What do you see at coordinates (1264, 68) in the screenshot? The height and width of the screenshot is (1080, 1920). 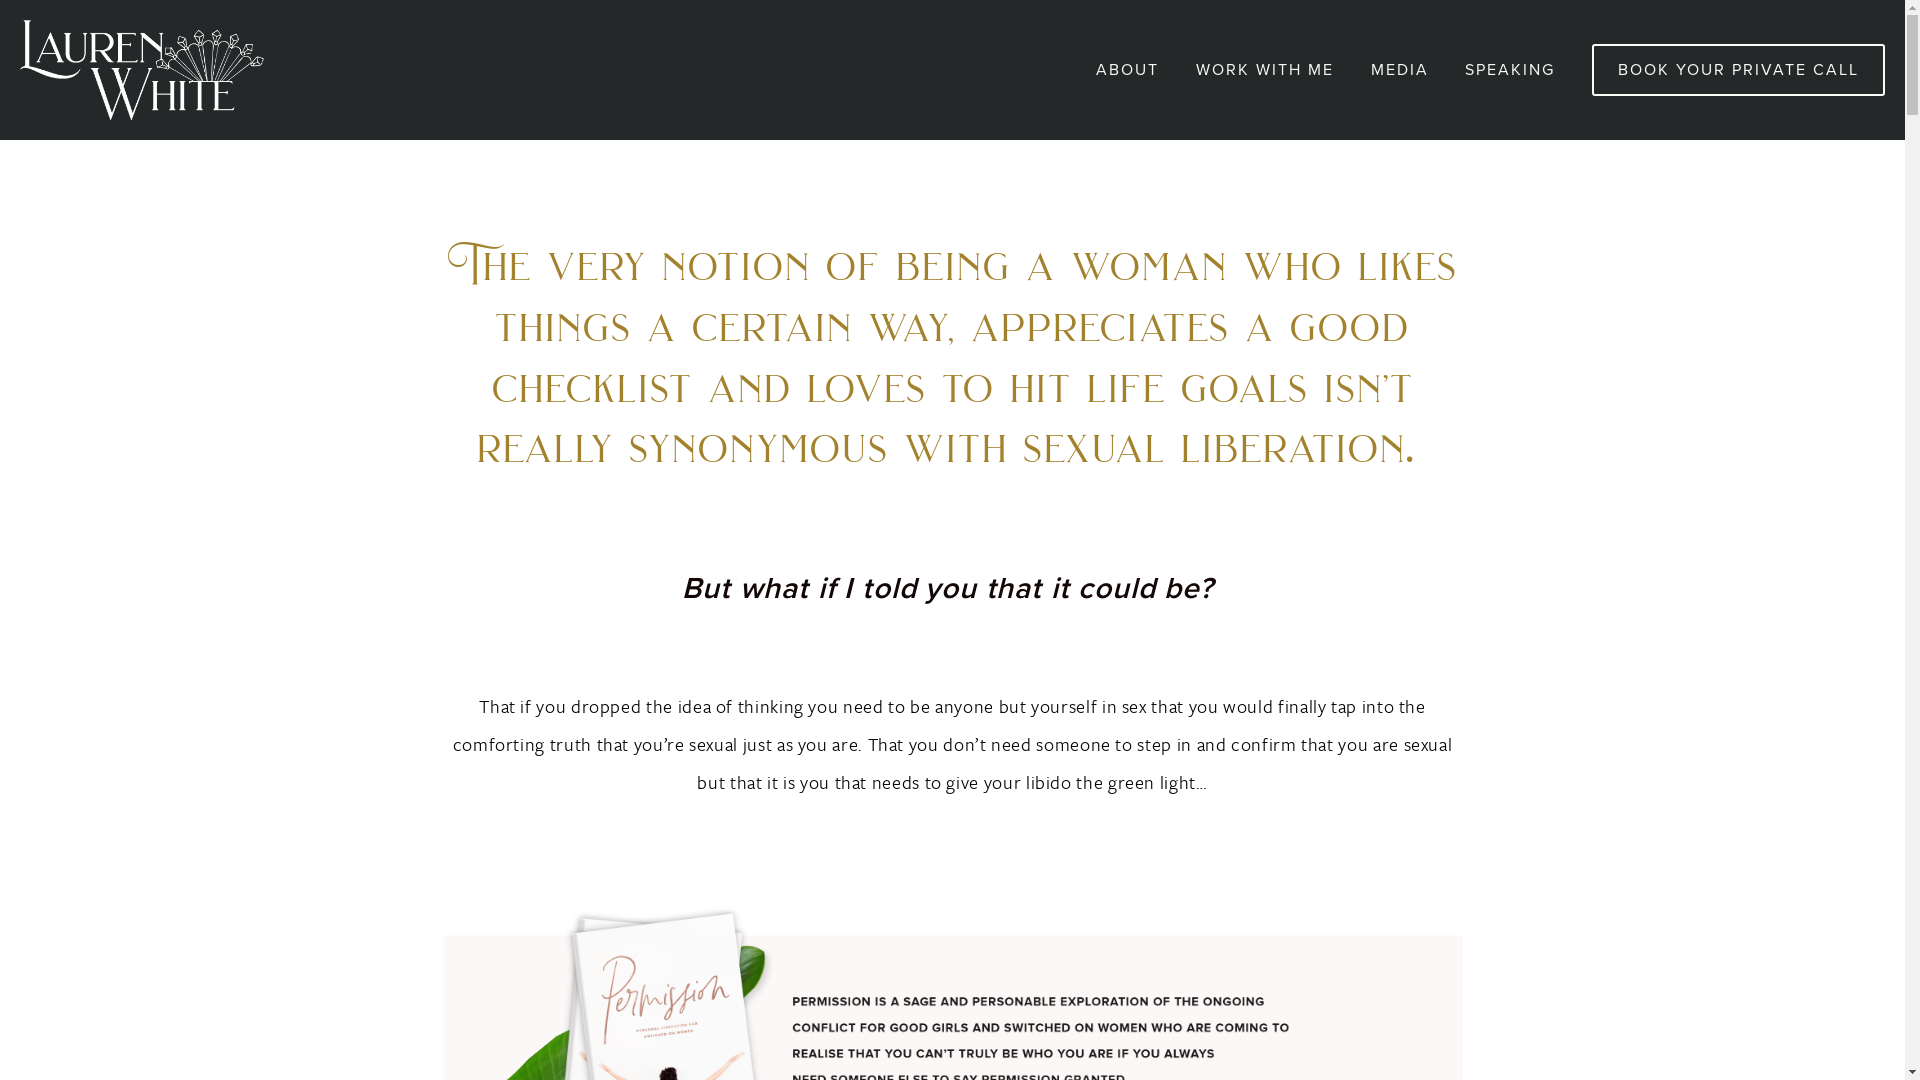 I see `'WORK WITH ME'` at bounding box center [1264, 68].